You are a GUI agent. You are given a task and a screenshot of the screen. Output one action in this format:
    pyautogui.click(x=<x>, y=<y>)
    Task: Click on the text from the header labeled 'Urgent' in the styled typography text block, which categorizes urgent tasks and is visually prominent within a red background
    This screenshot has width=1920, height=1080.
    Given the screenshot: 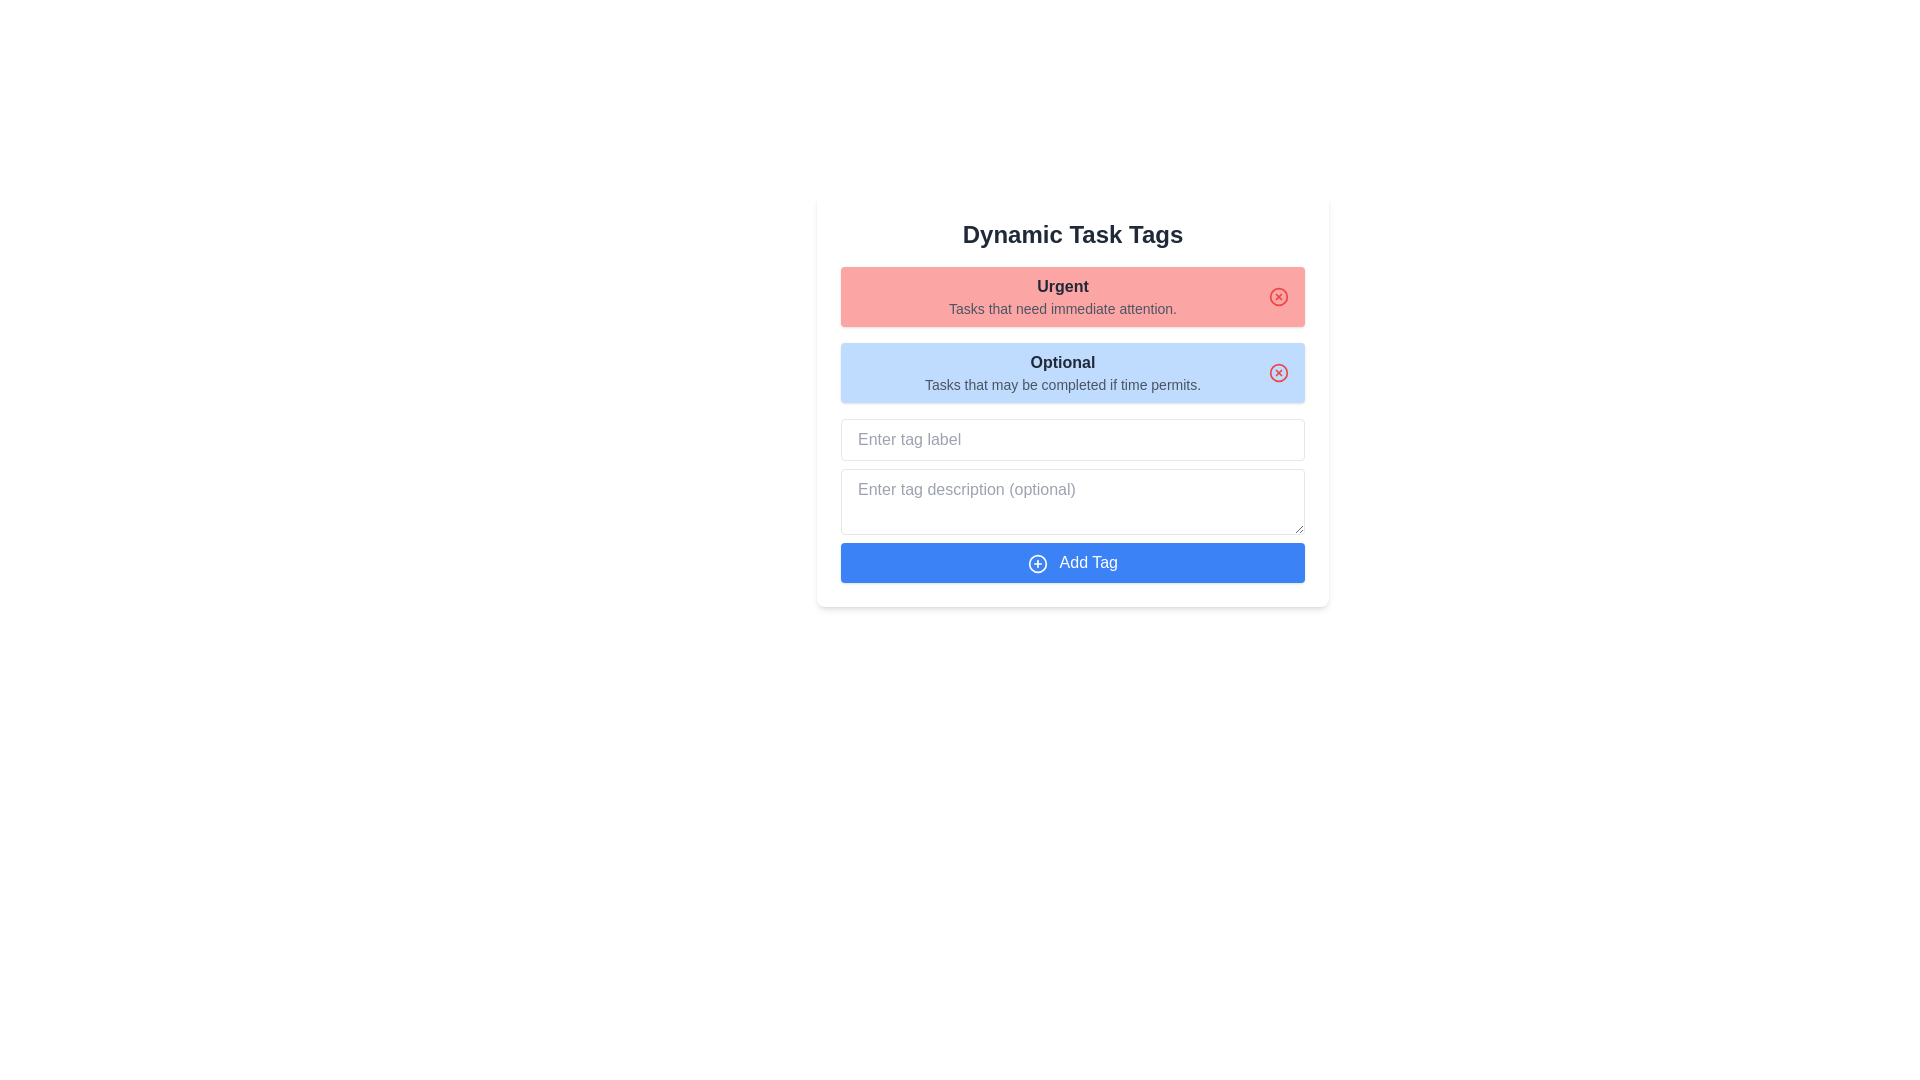 What is the action you would take?
    pyautogui.click(x=1061, y=297)
    